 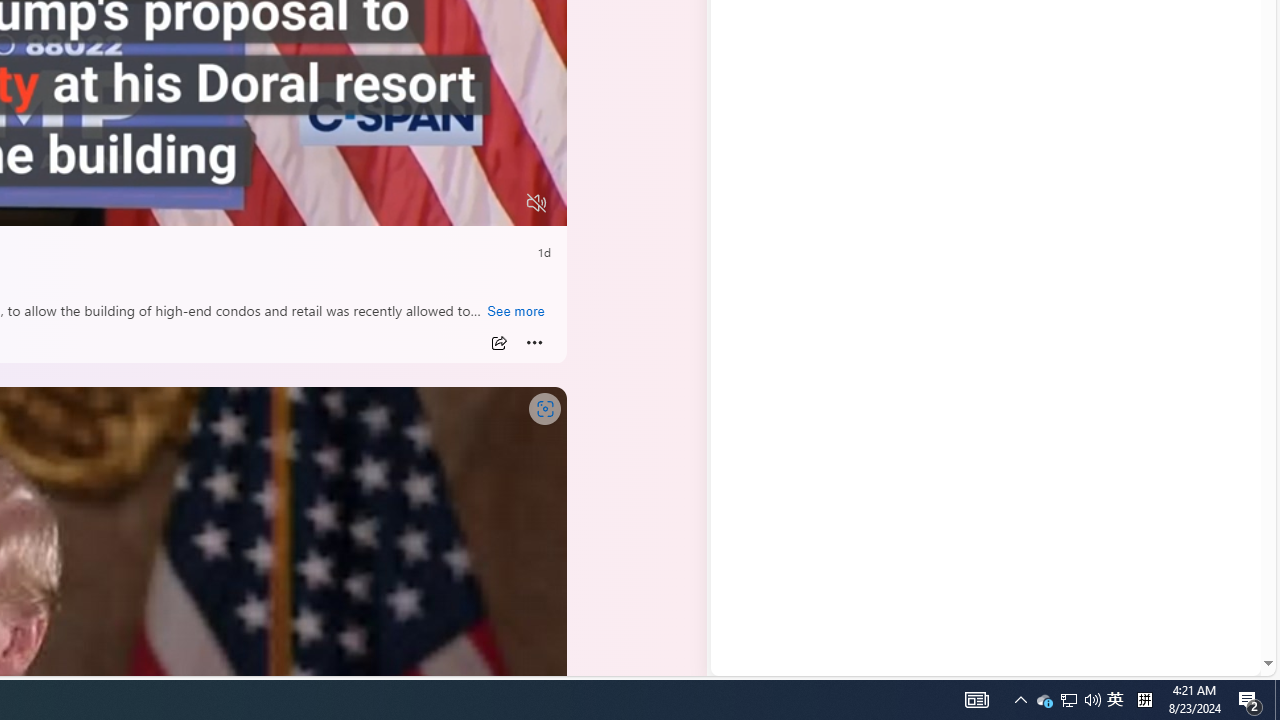 What do you see at coordinates (534, 342) in the screenshot?
I see `'More'` at bounding box center [534, 342].